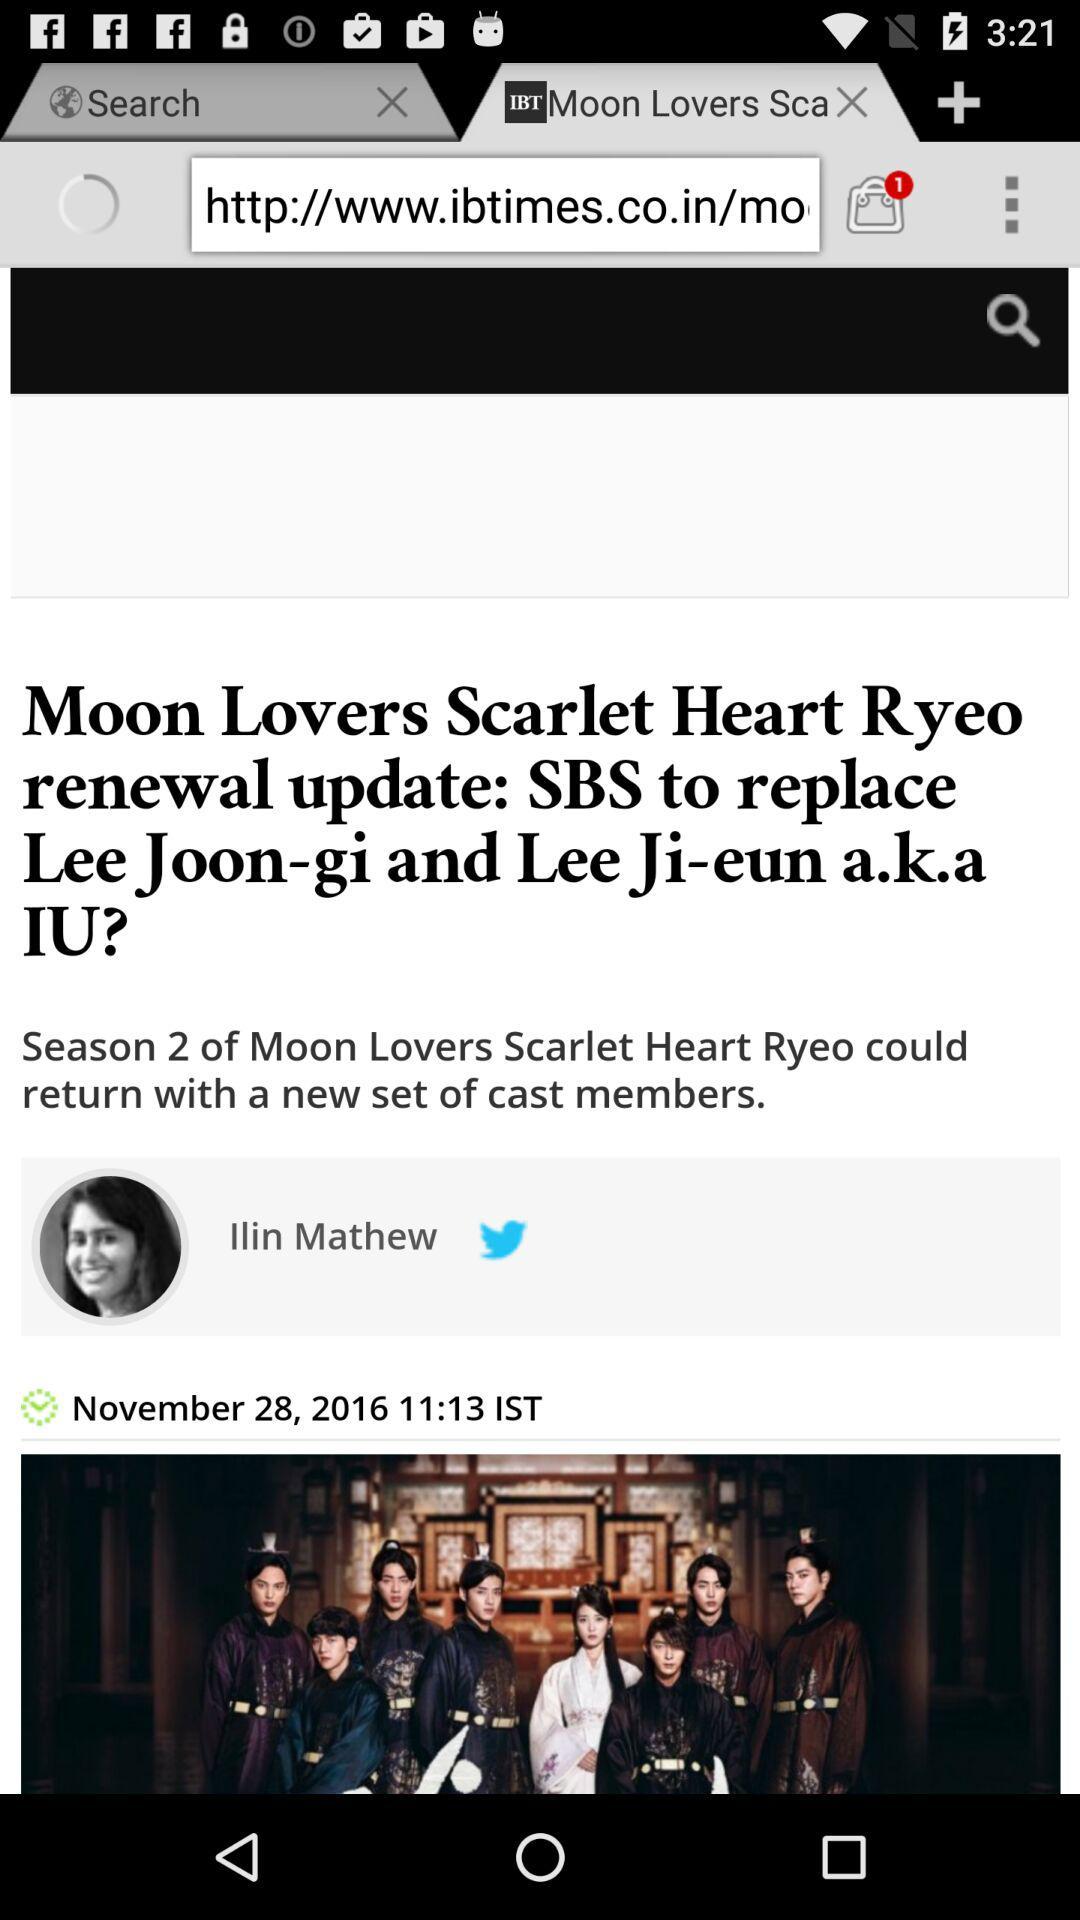  Describe the element at coordinates (874, 204) in the screenshot. I see `notification button` at that location.